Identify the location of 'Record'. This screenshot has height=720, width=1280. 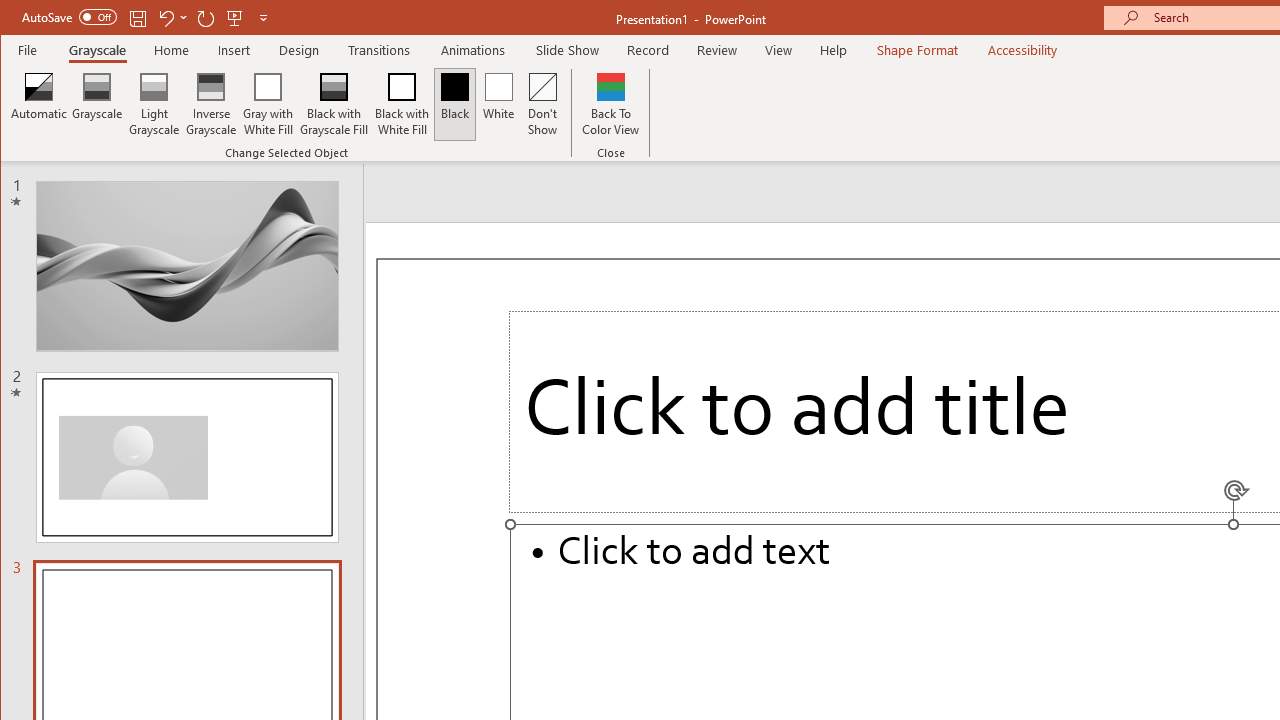
(648, 49).